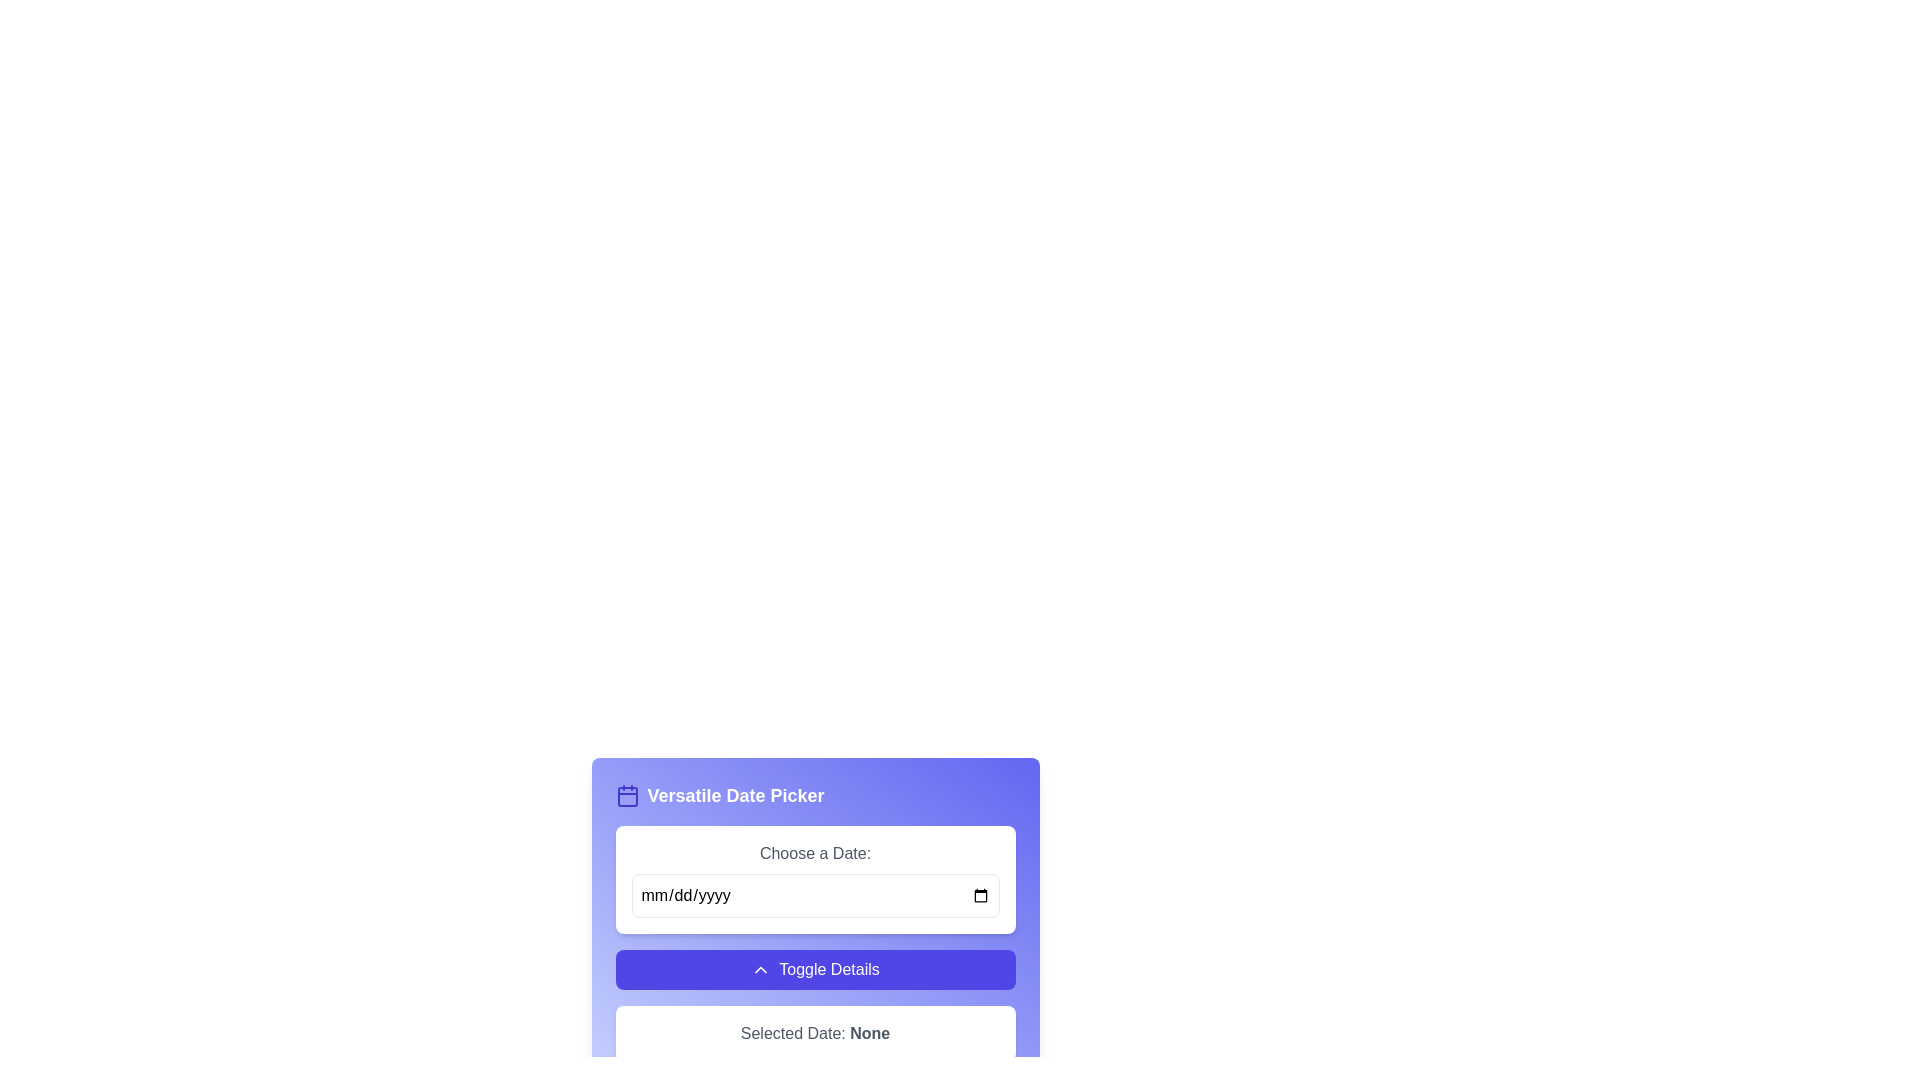  I want to click on the indigo-colored outline calendar icon with rounded edges and an etched grid-like feature located next to the text 'Versatile Date Picker' at the top of the card, so click(626, 794).